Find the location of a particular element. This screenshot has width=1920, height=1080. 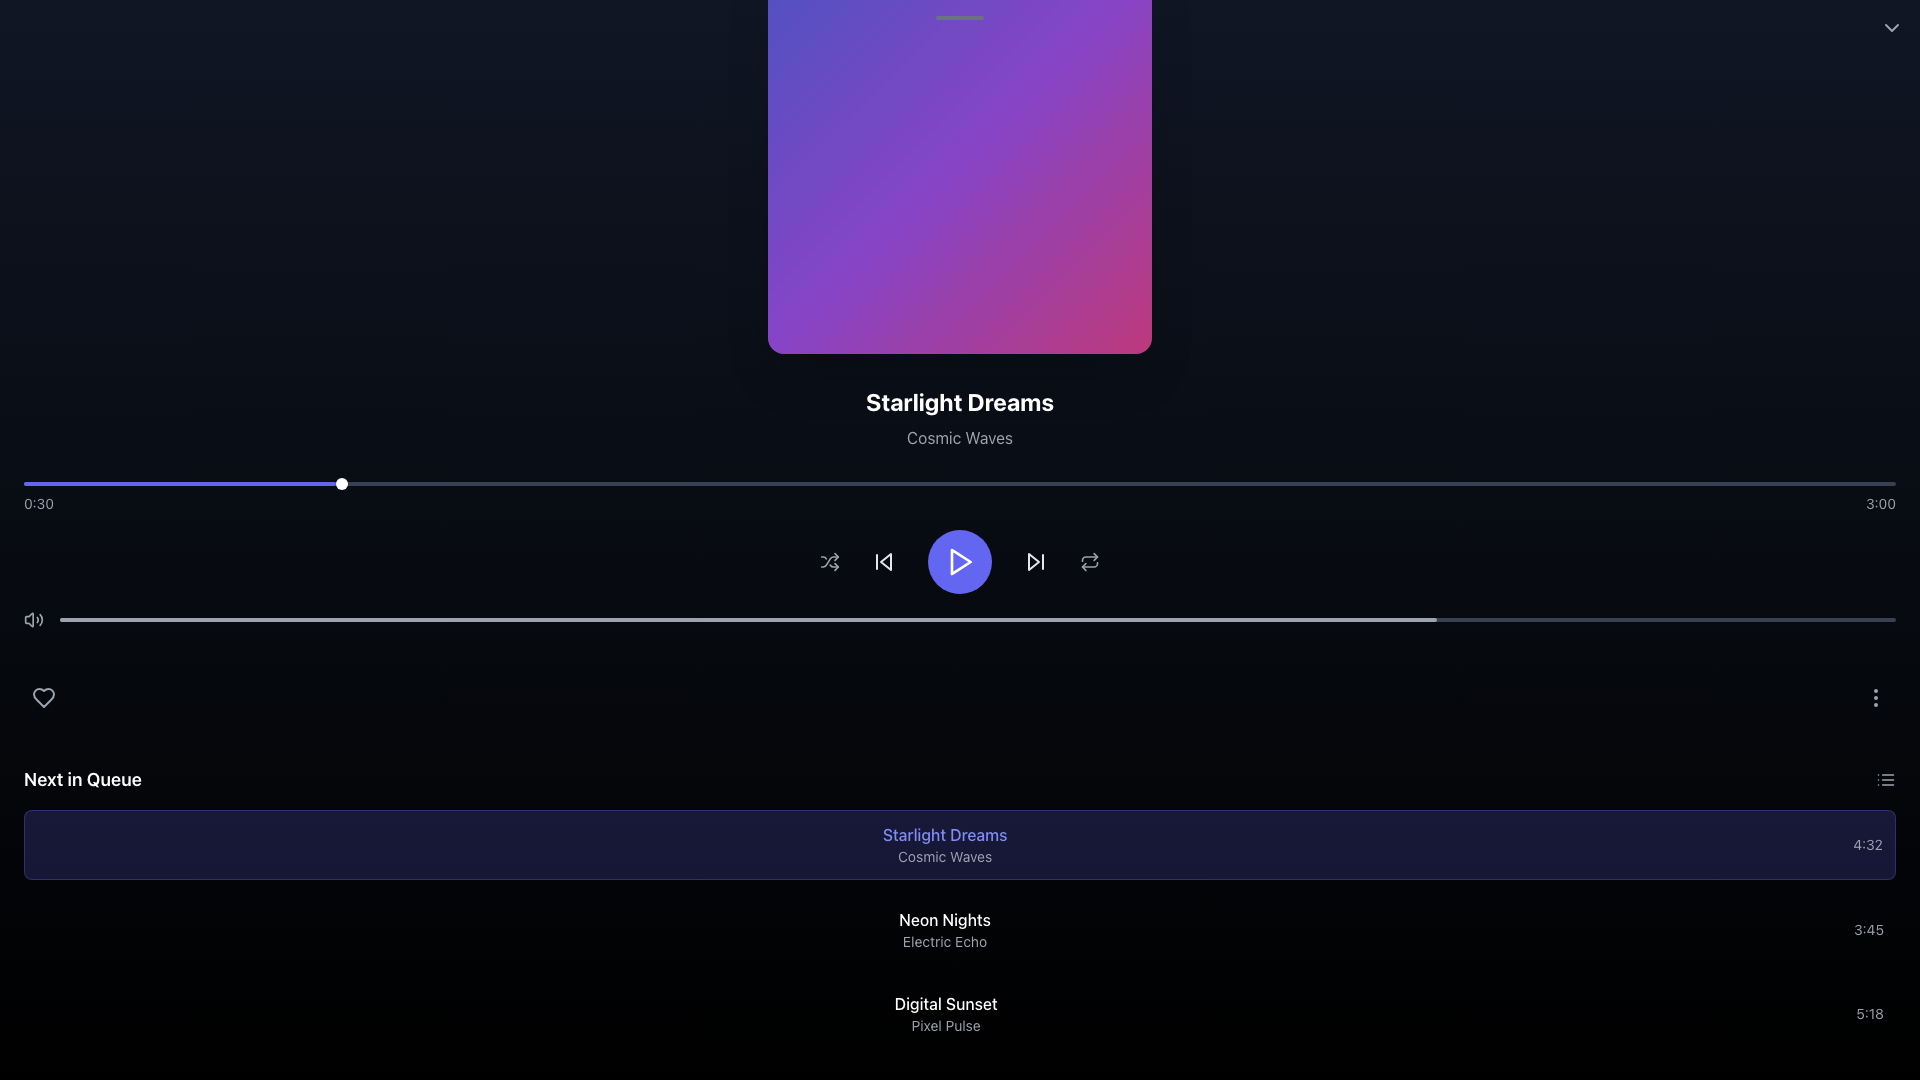

the primary play button located centrally among the playback control buttons is located at coordinates (960, 562).